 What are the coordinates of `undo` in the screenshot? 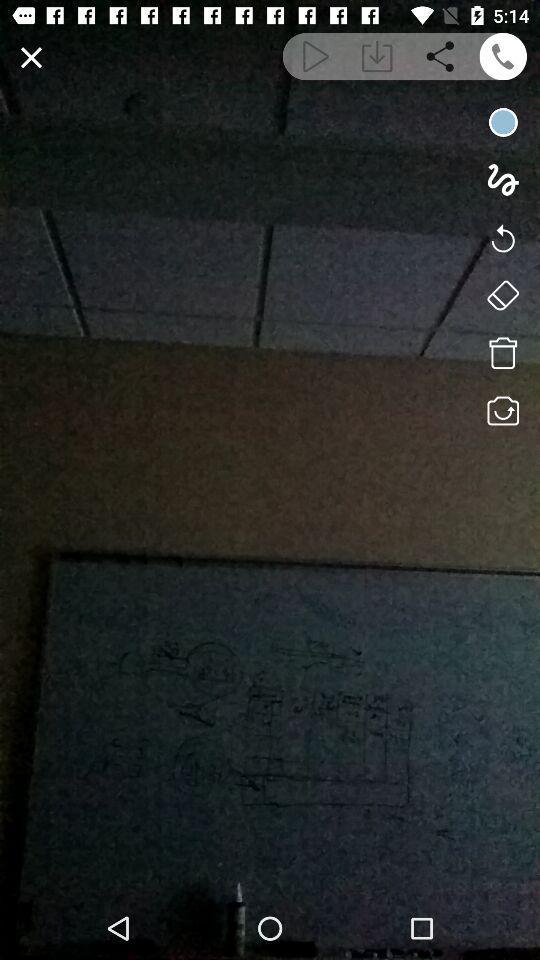 It's located at (502, 237).